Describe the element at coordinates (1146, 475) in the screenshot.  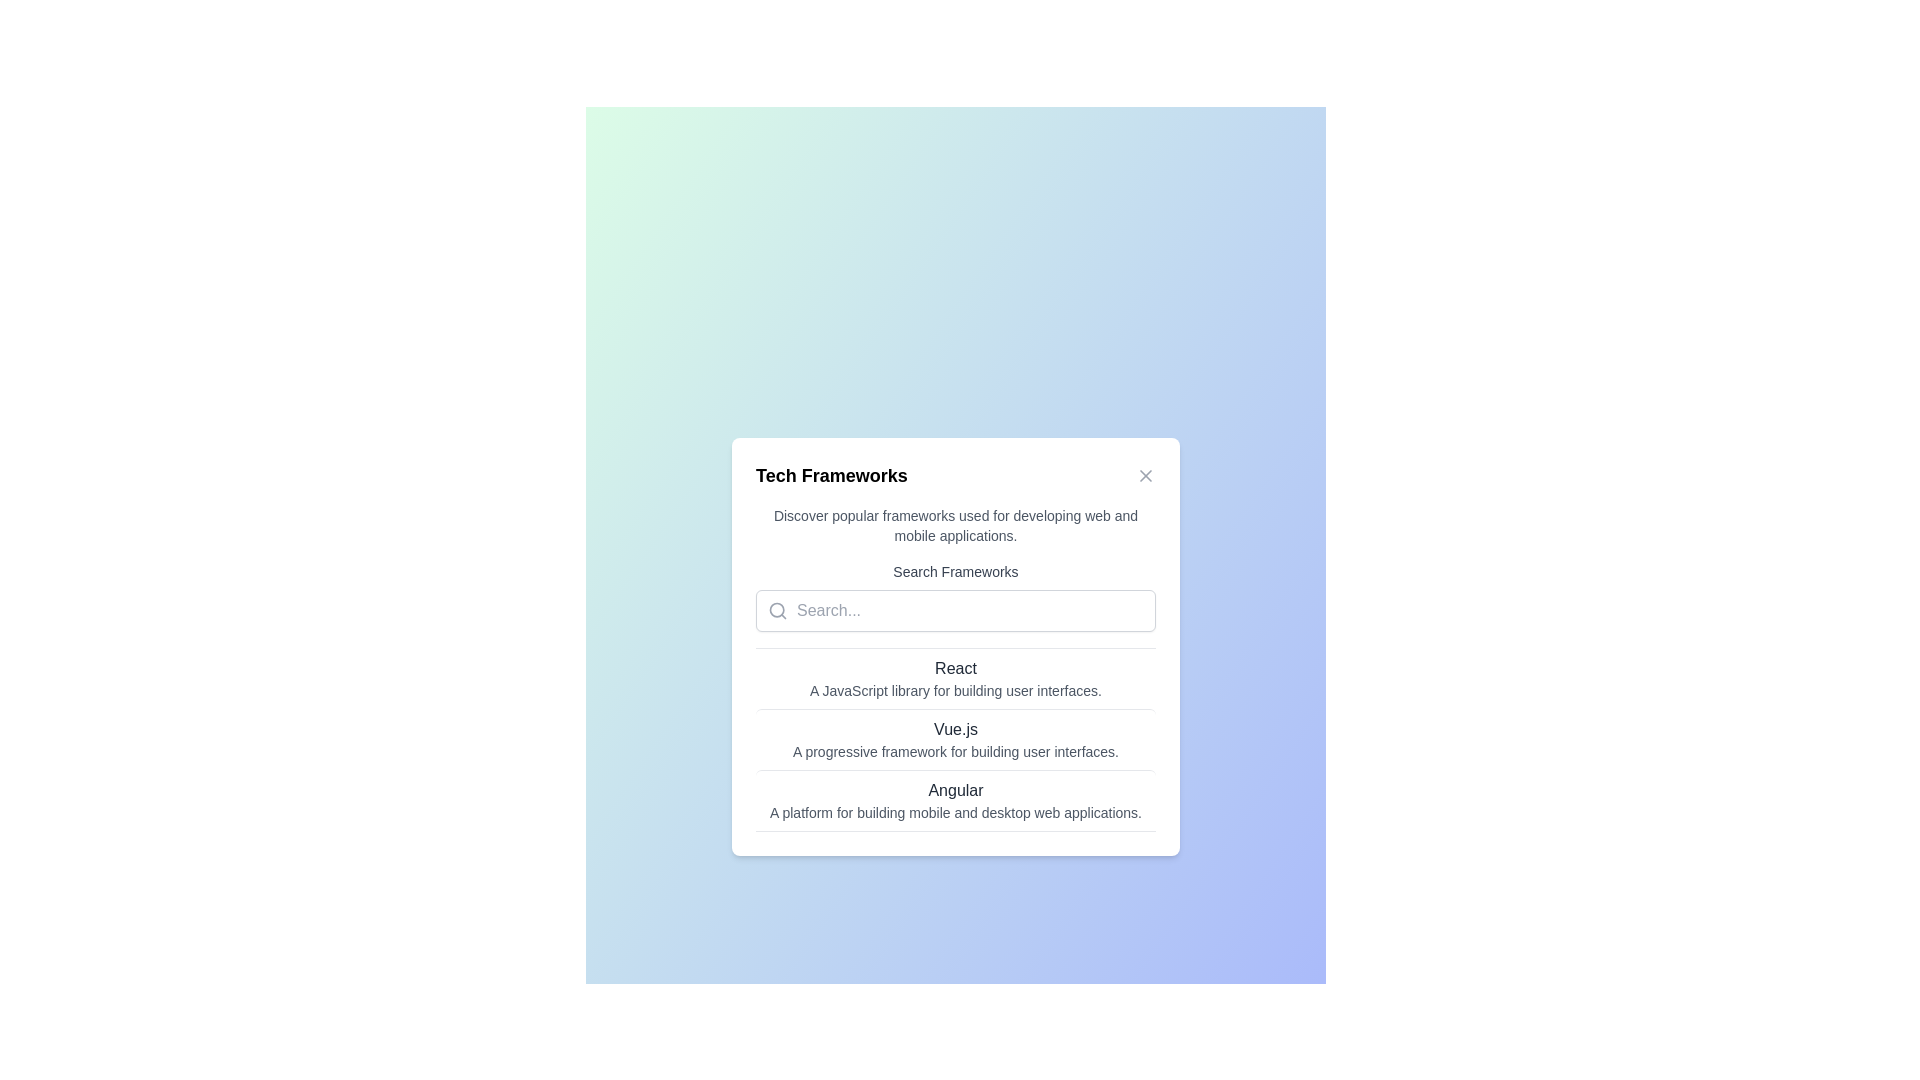
I see `the rounded X-shaped icon button on the far right of the header bar labeled 'Tech Frameworks'` at that location.